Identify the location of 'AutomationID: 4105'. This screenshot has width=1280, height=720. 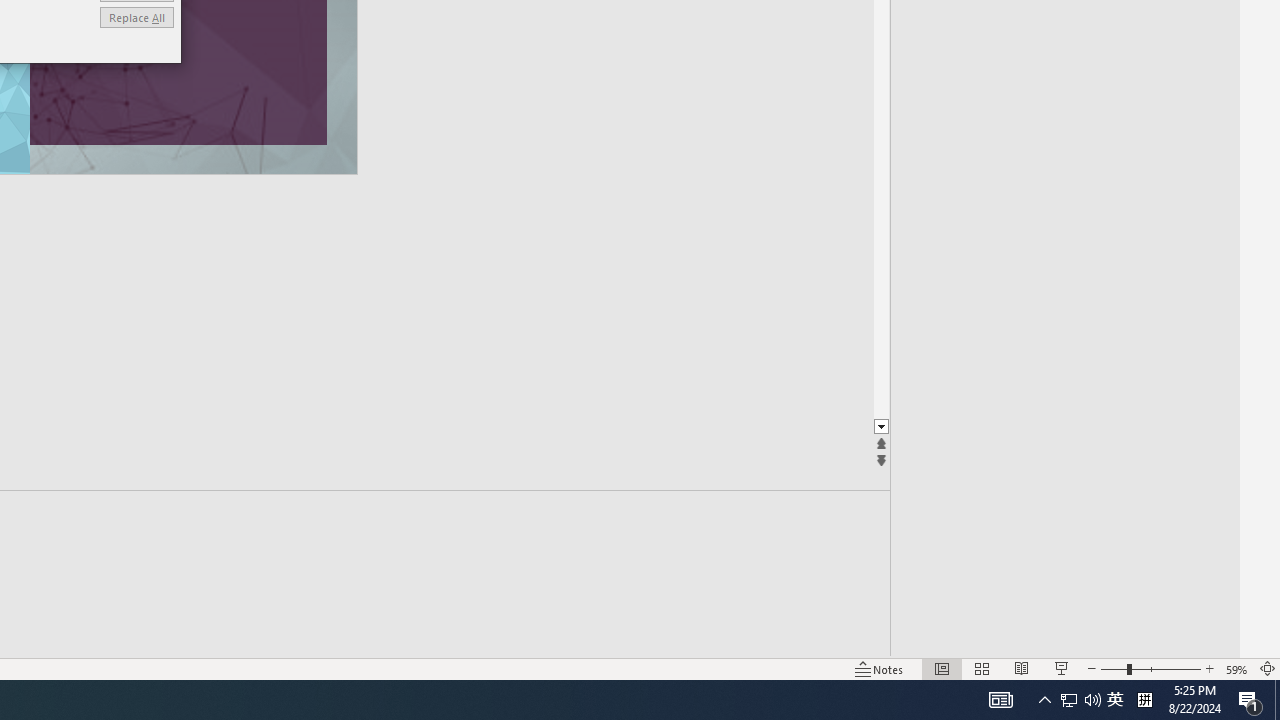
(1000, 698).